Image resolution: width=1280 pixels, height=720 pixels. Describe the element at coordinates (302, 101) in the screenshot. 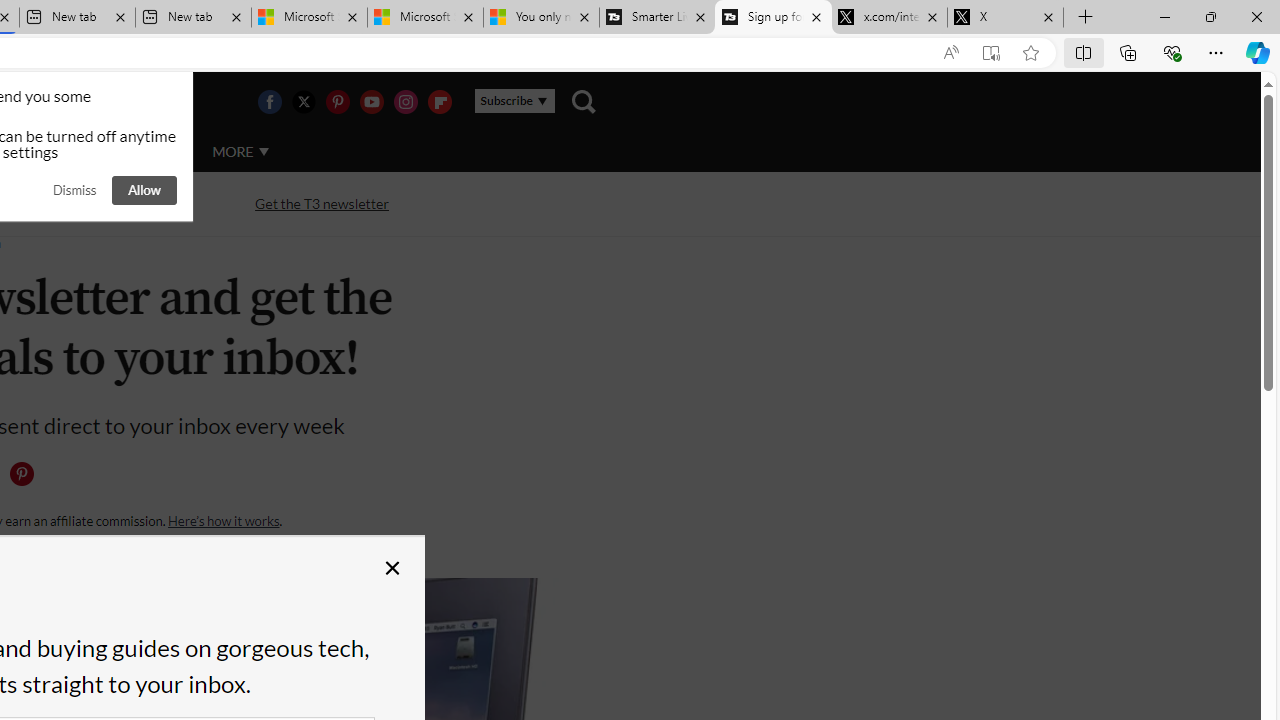

I see `'Visit us on Twitter'` at that location.